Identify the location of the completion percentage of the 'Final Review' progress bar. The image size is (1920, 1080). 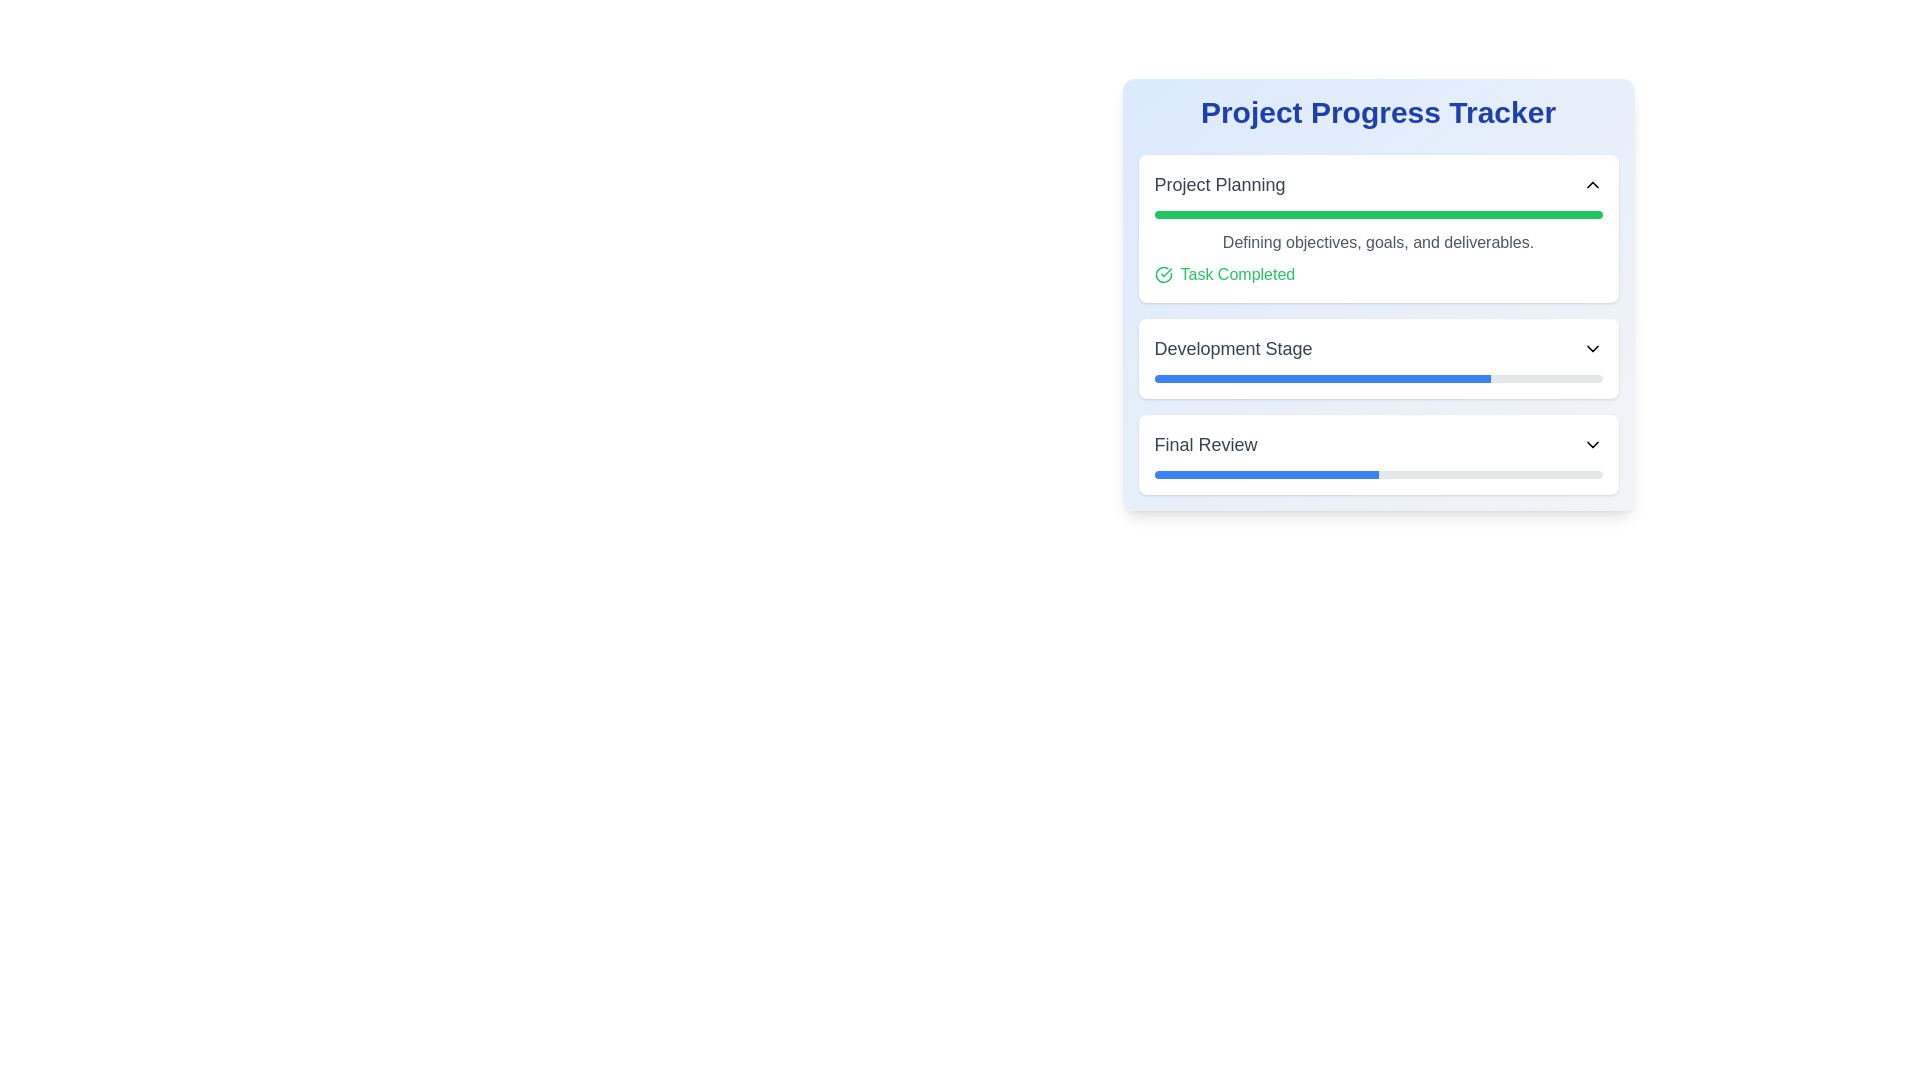
(1158, 474).